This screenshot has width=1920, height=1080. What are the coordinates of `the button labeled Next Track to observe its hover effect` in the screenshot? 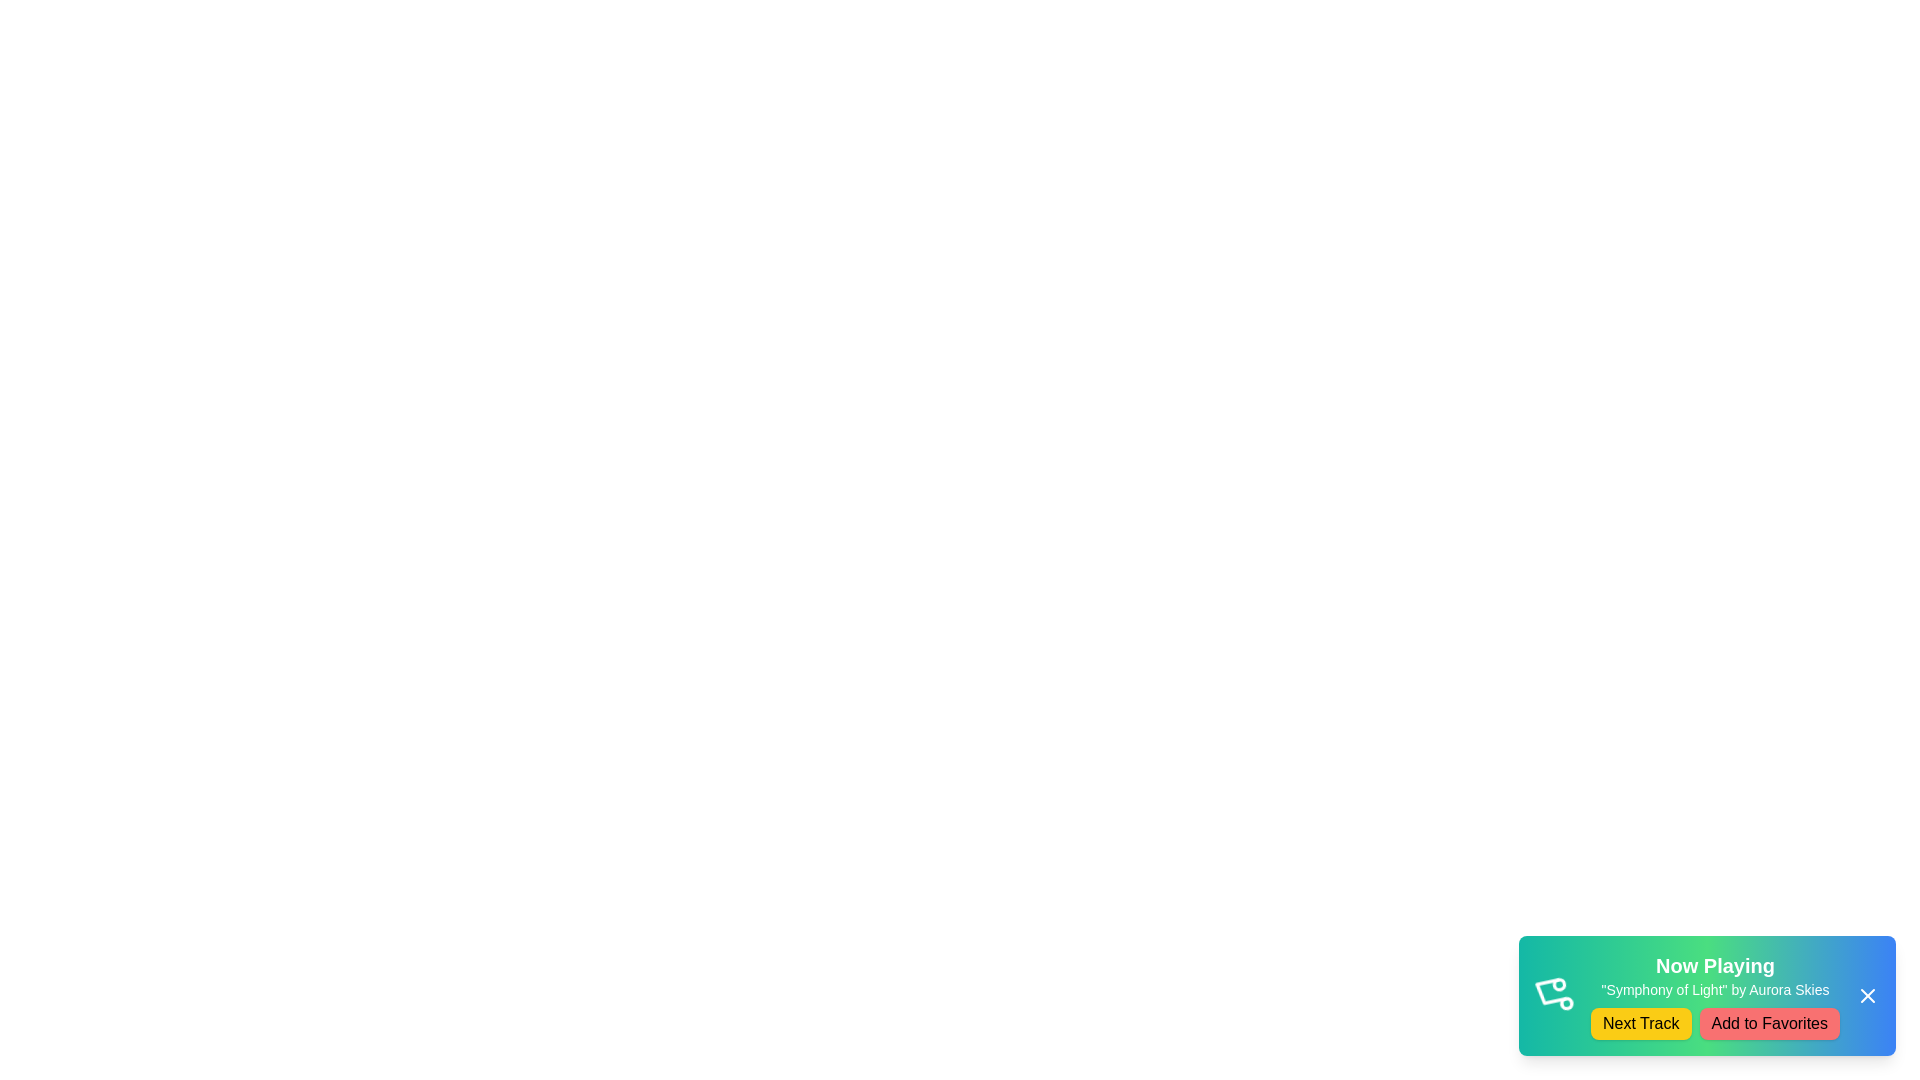 It's located at (1641, 1023).